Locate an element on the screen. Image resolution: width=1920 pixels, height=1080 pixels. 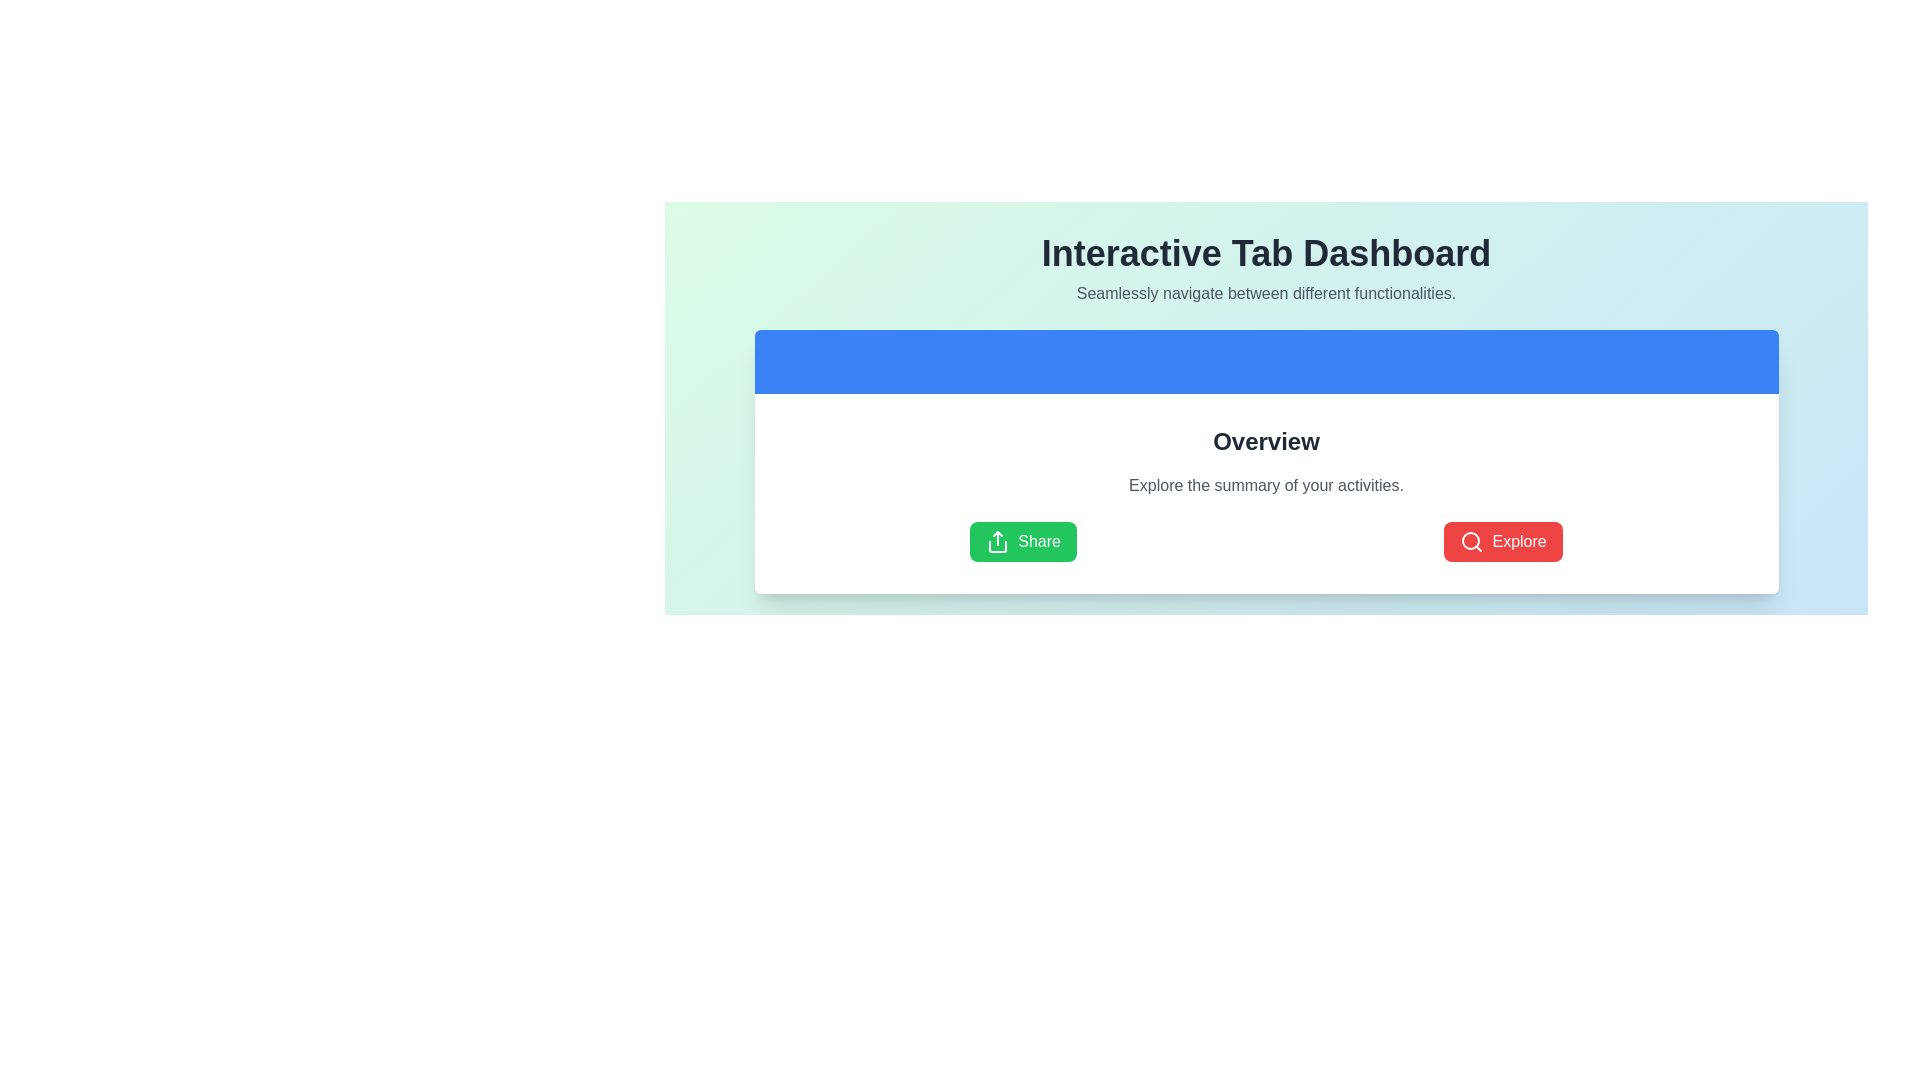
the text label displaying 'Overview' is located at coordinates (1265, 441).